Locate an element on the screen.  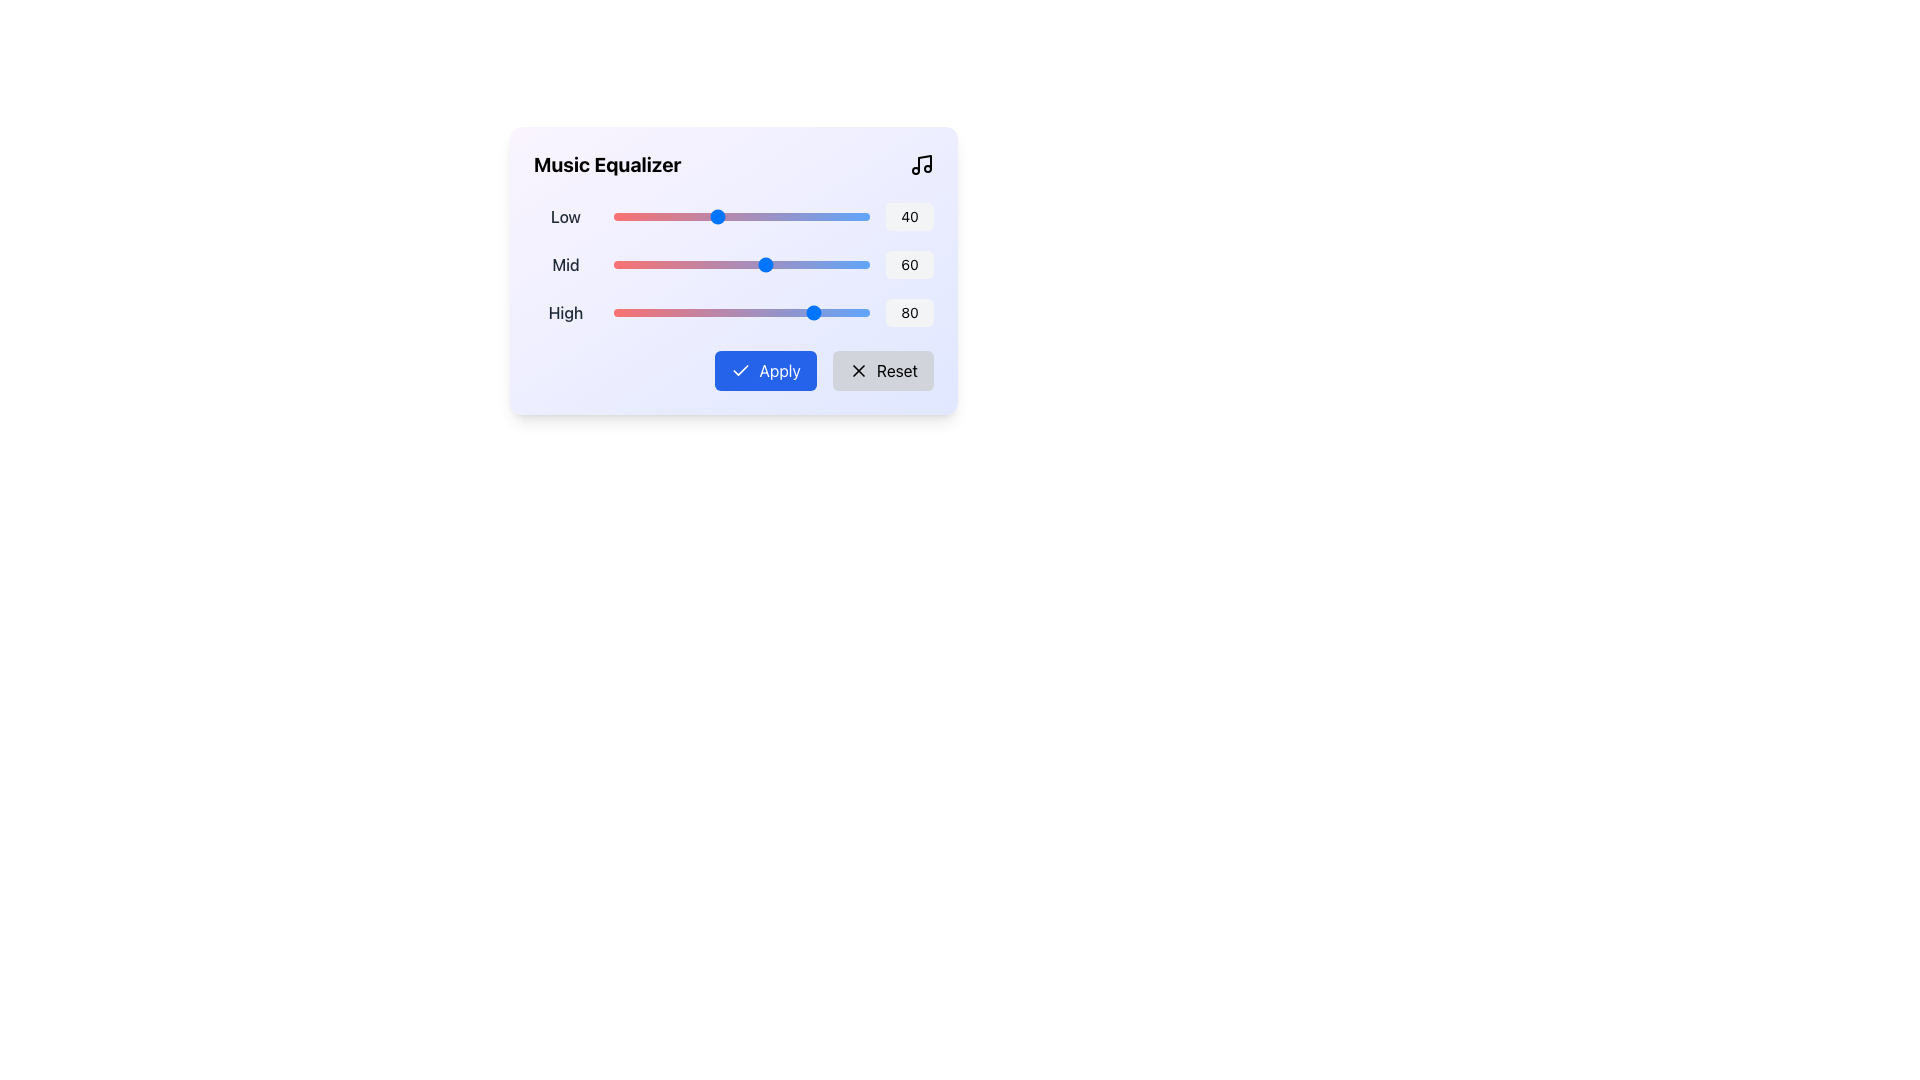
the mid-range slider is located at coordinates (836, 264).